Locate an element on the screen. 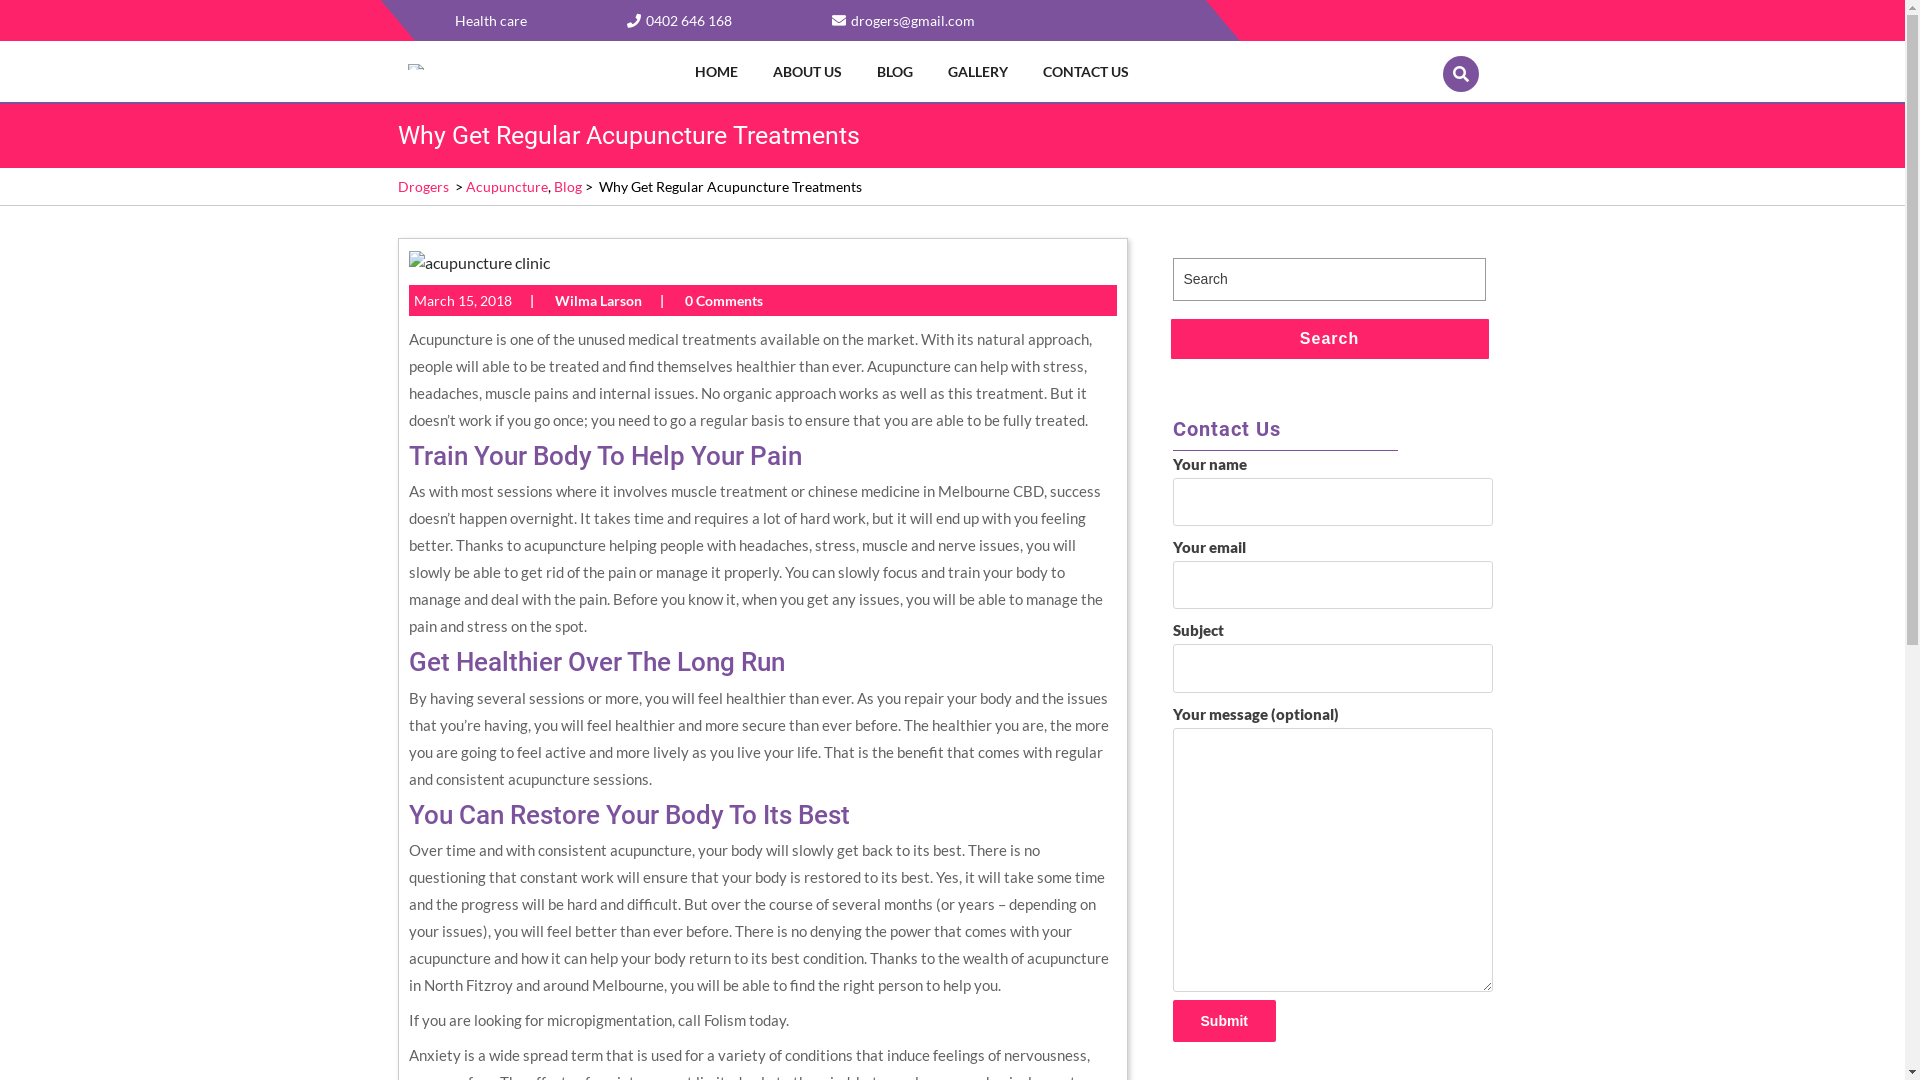 The width and height of the screenshot is (1920, 1080). 'Acupuncture' is located at coordinates (464, 186).